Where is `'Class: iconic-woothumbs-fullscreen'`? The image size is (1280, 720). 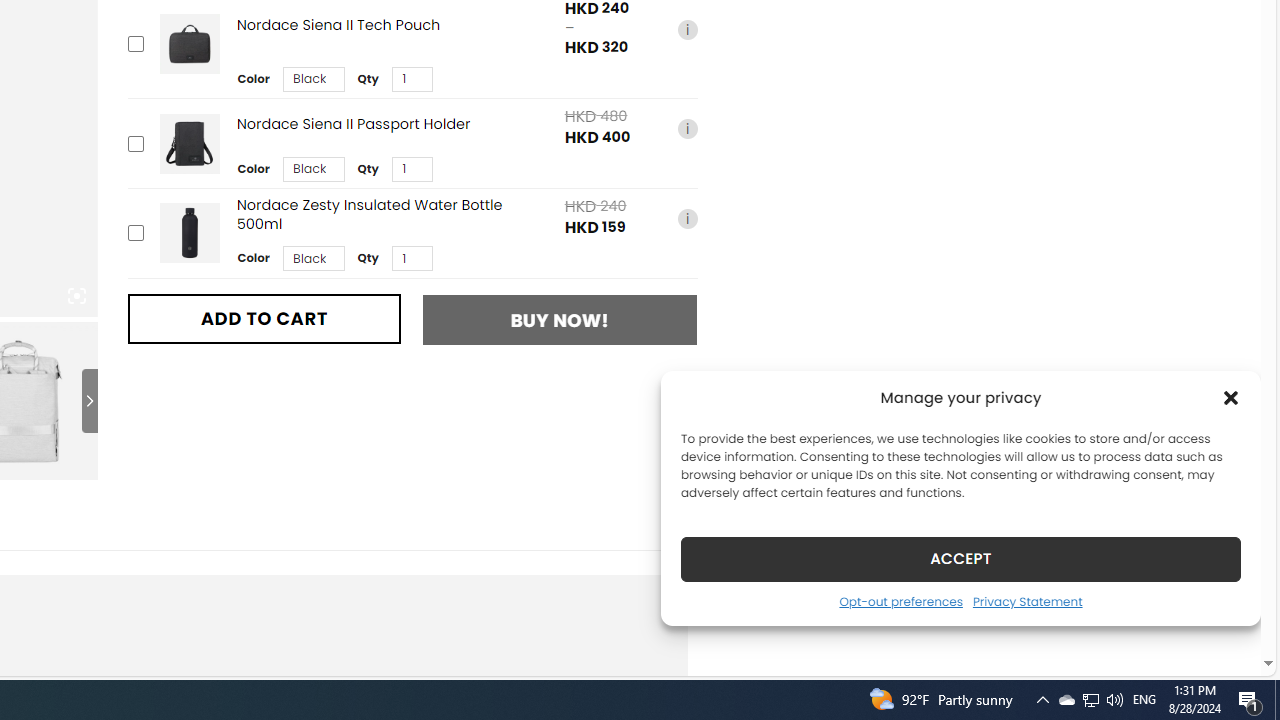 'Class: iconic-woothumbs-fullscreen' is located at coordinates (76, 296).